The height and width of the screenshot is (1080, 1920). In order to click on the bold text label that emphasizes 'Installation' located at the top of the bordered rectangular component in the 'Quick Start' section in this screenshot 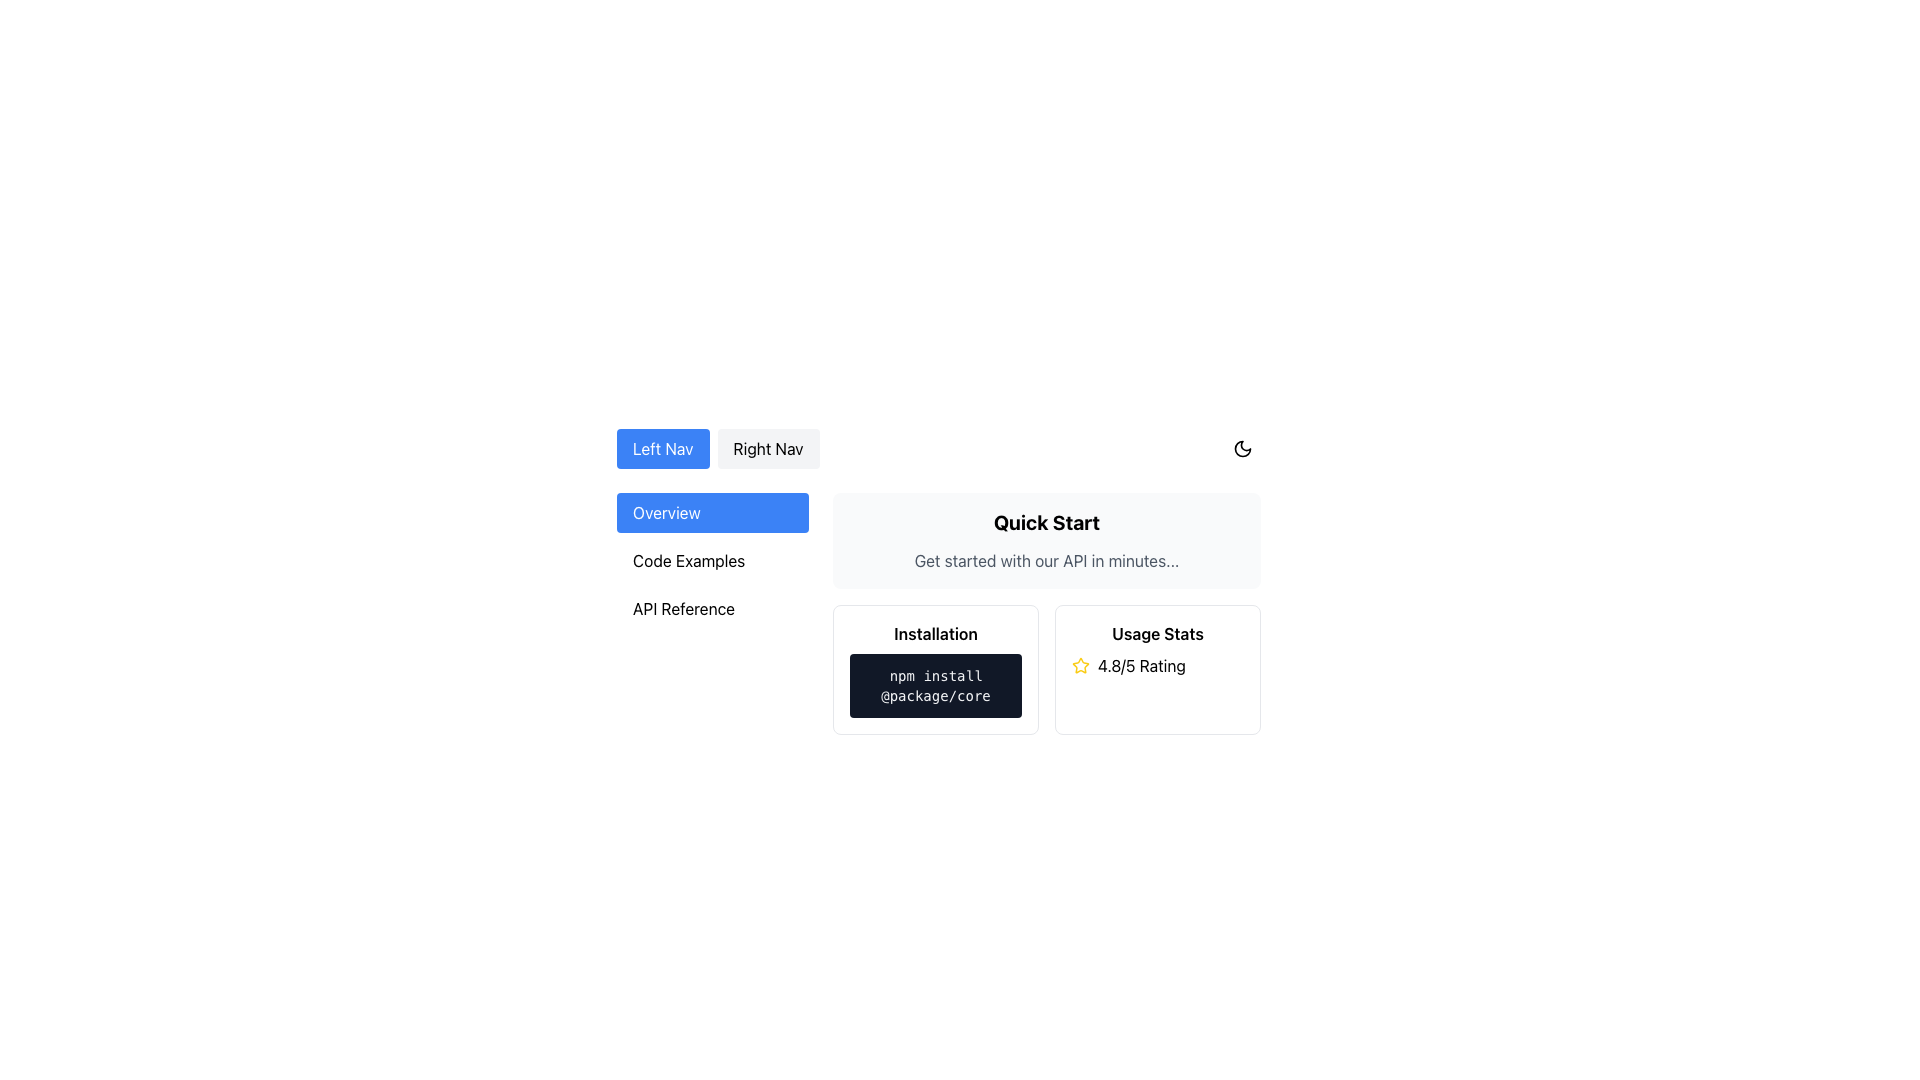, I will do `click(935, 633)`.